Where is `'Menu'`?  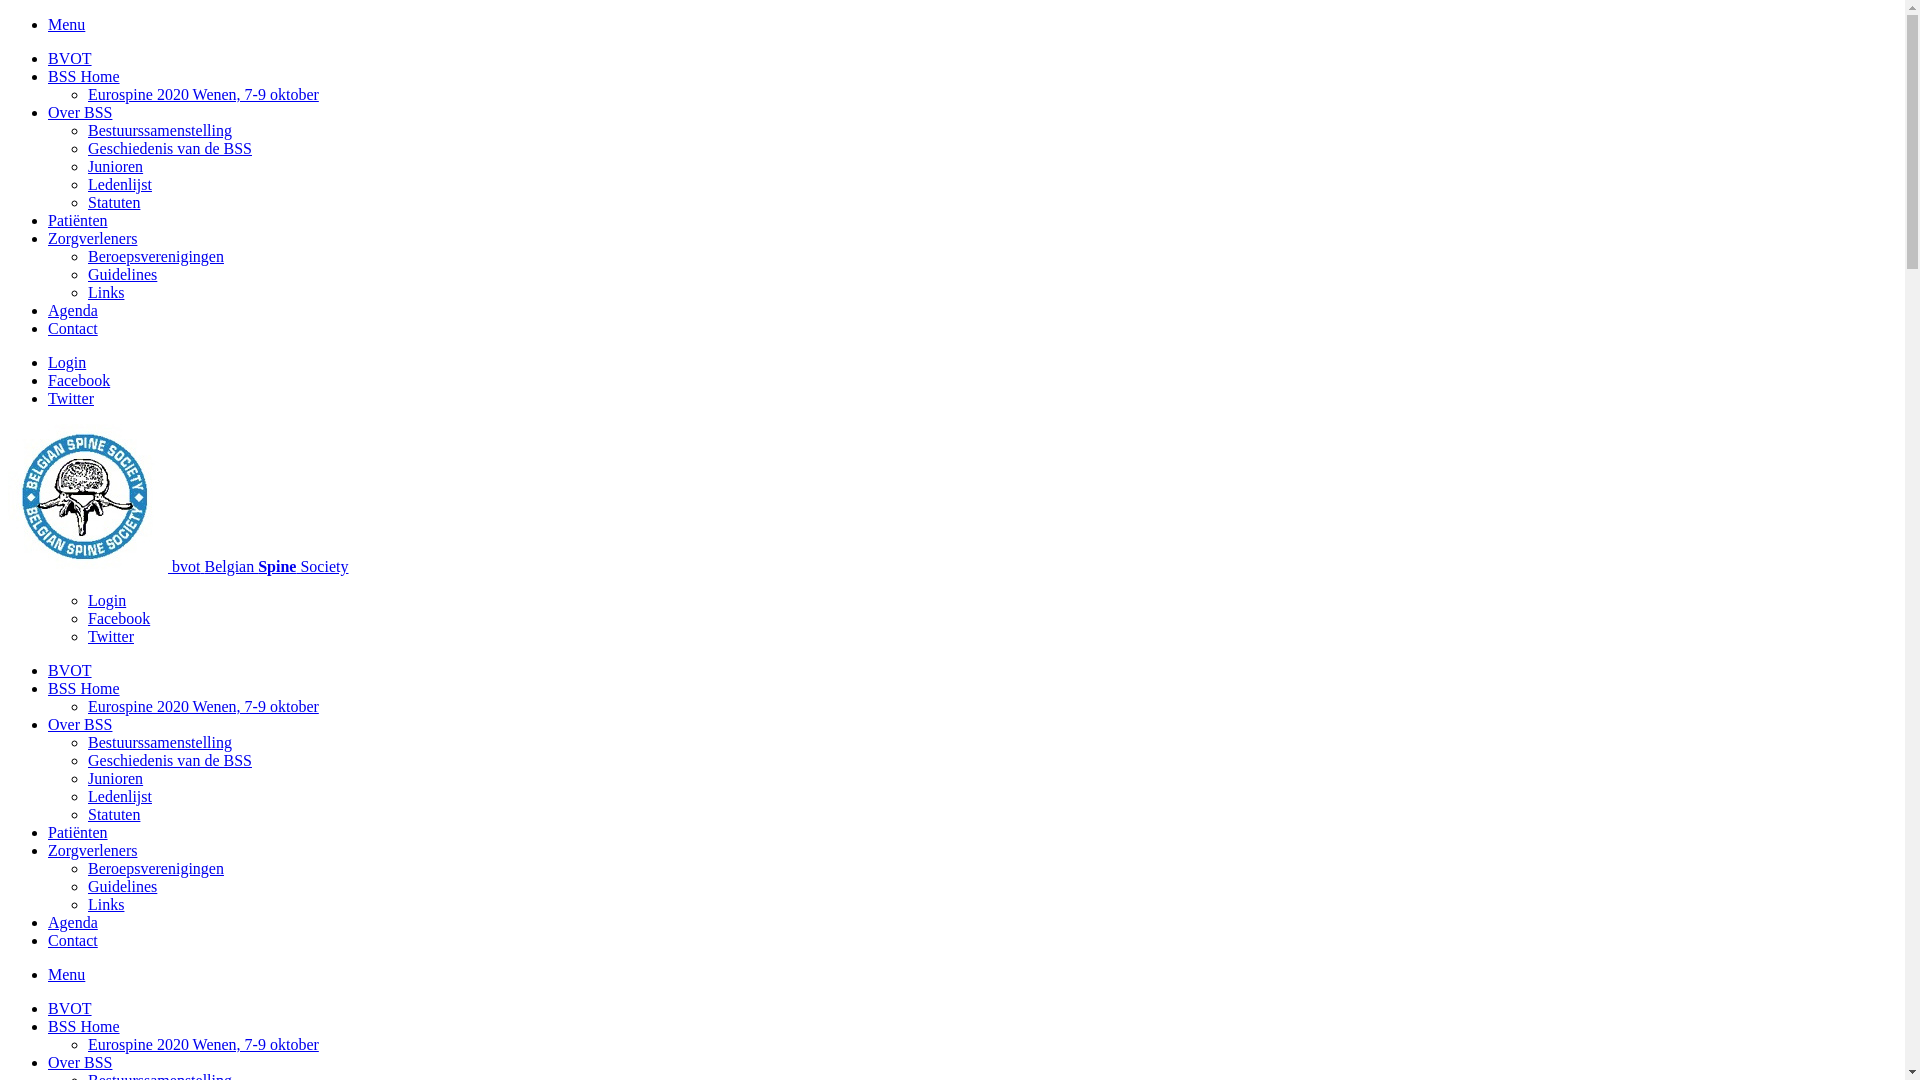
'Menu' is located at coordinates (66, 973).